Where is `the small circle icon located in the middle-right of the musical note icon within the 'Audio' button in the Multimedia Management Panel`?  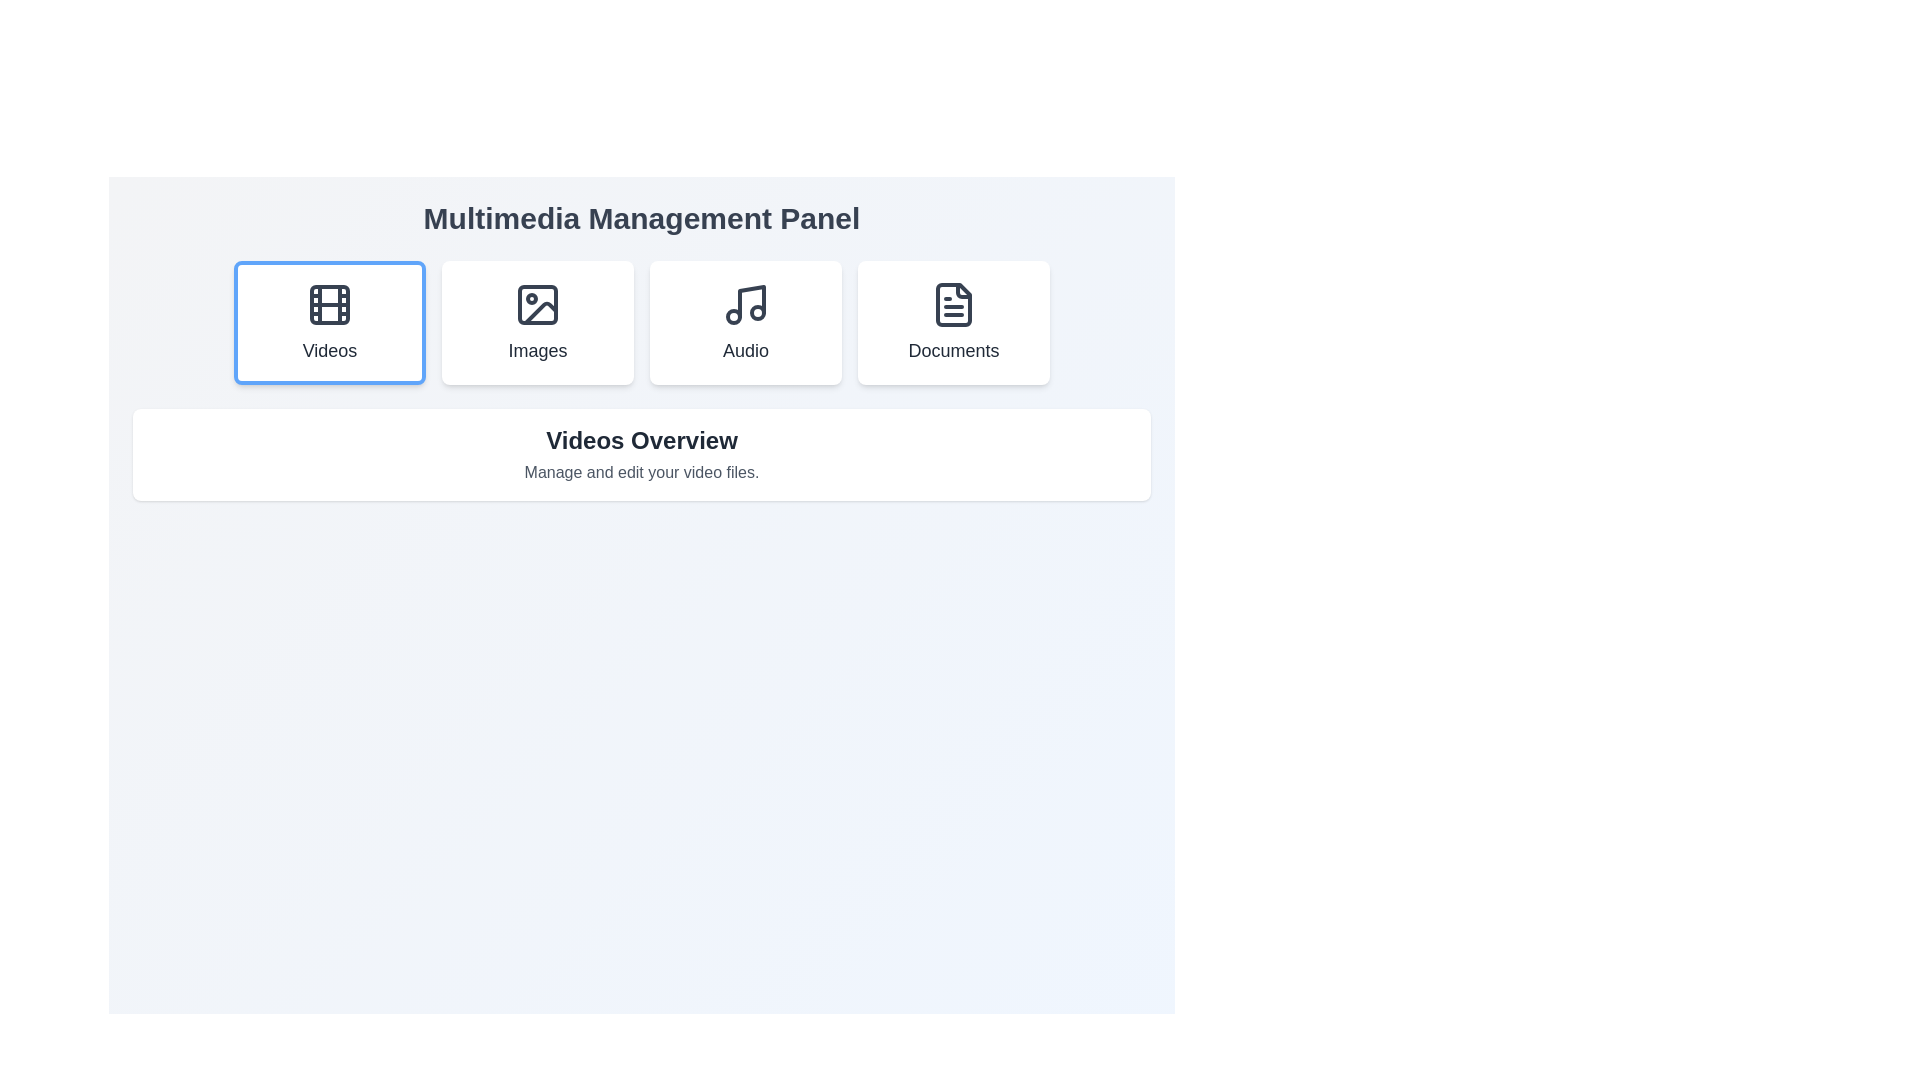
the small circle icon located in the middle-right of the musical note icon within the 'Audio' button in the Multimedia Management Panel is located at coordinates (757, 312).